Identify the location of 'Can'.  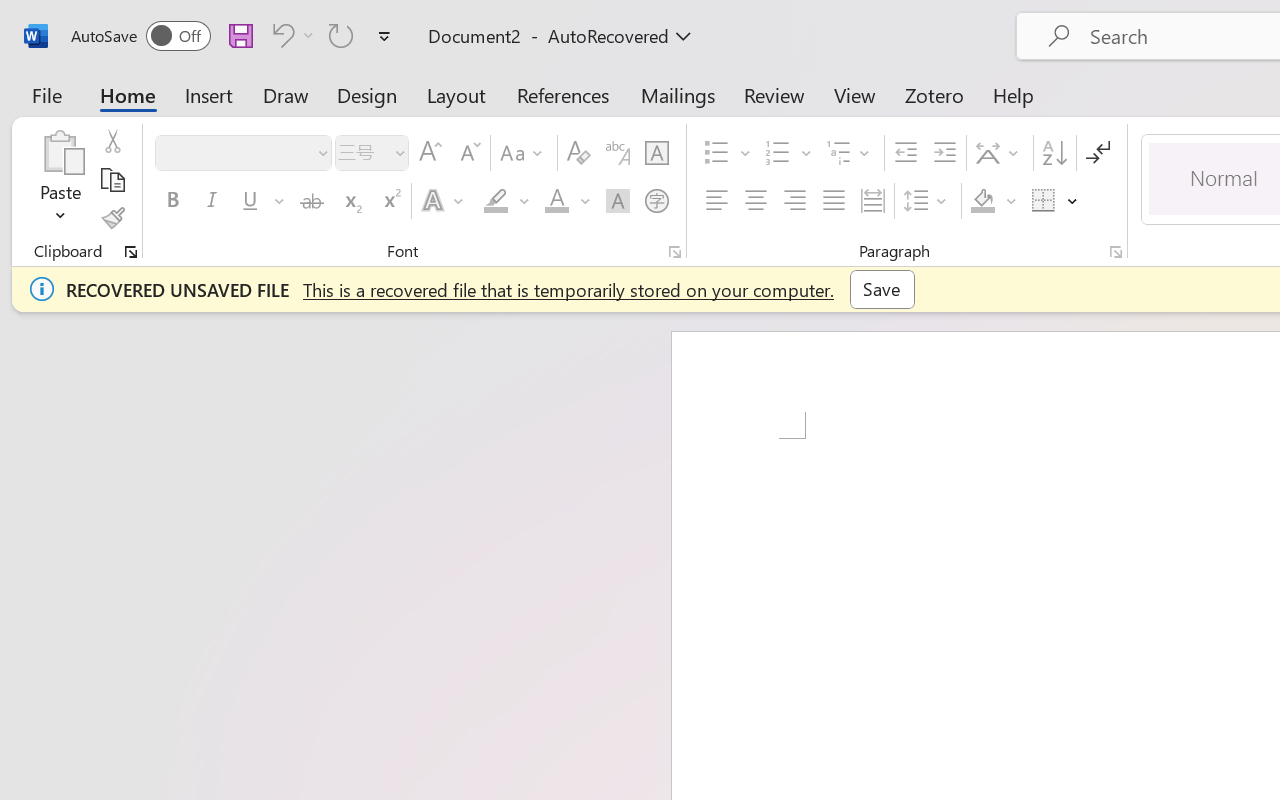
(341, 34).